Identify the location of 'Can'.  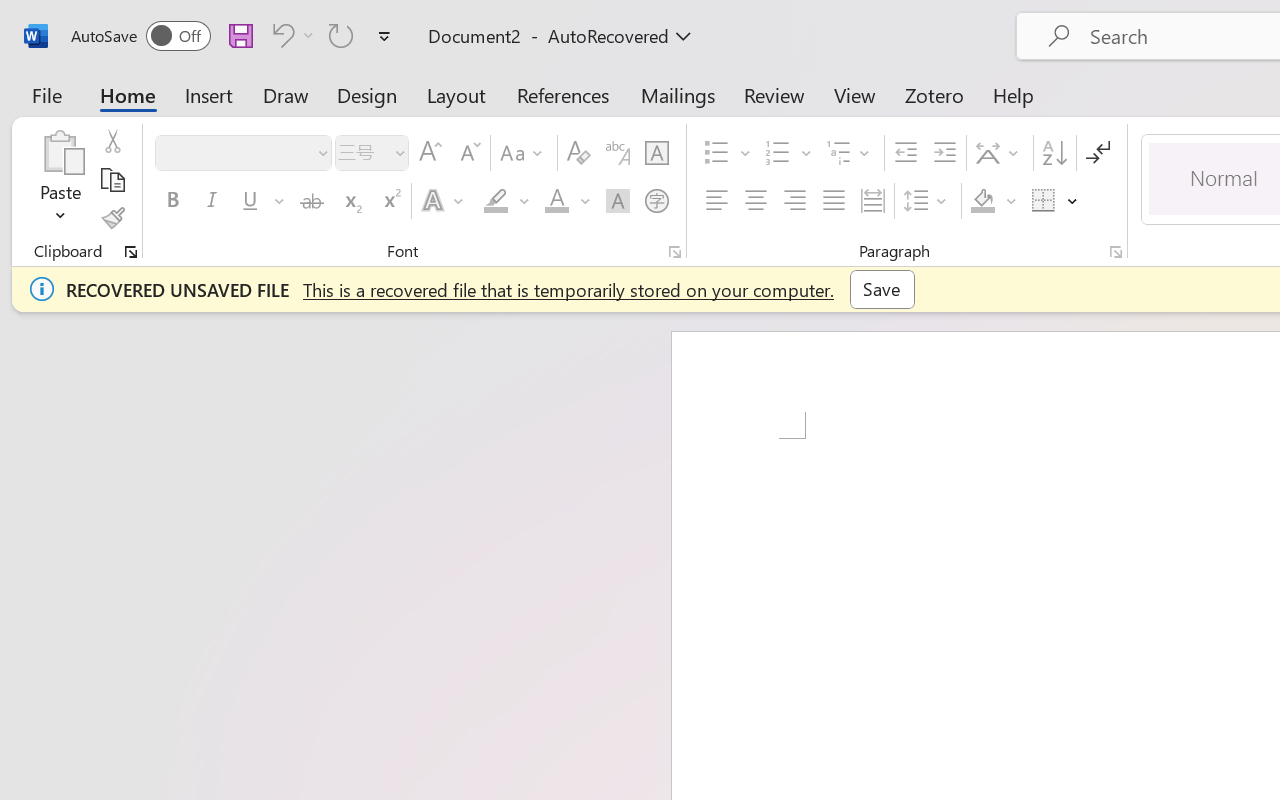
(341, 34).